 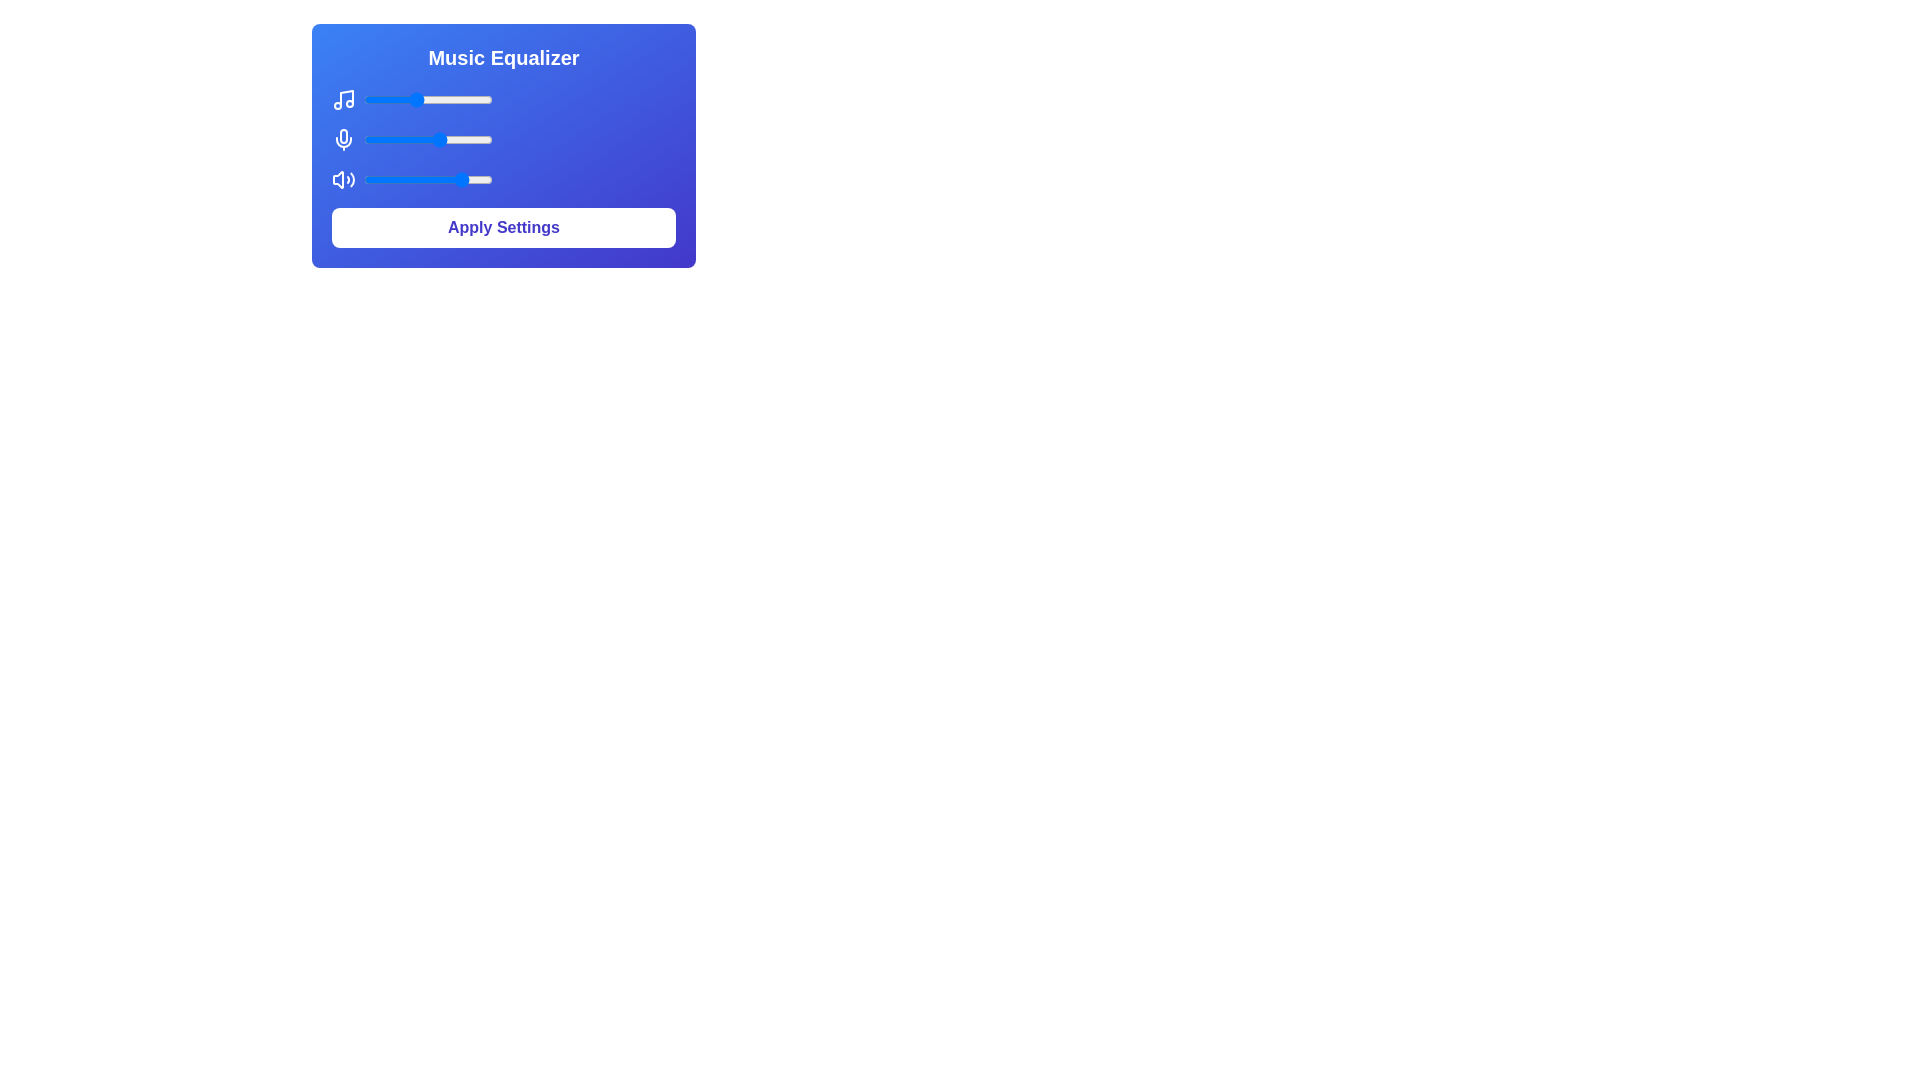 I want to click on the microphone icon, which is the second icon in a vertical stack of three icons within the card, positioned below the musical note icon and above the speaker icon, so click(x=344, y=135).